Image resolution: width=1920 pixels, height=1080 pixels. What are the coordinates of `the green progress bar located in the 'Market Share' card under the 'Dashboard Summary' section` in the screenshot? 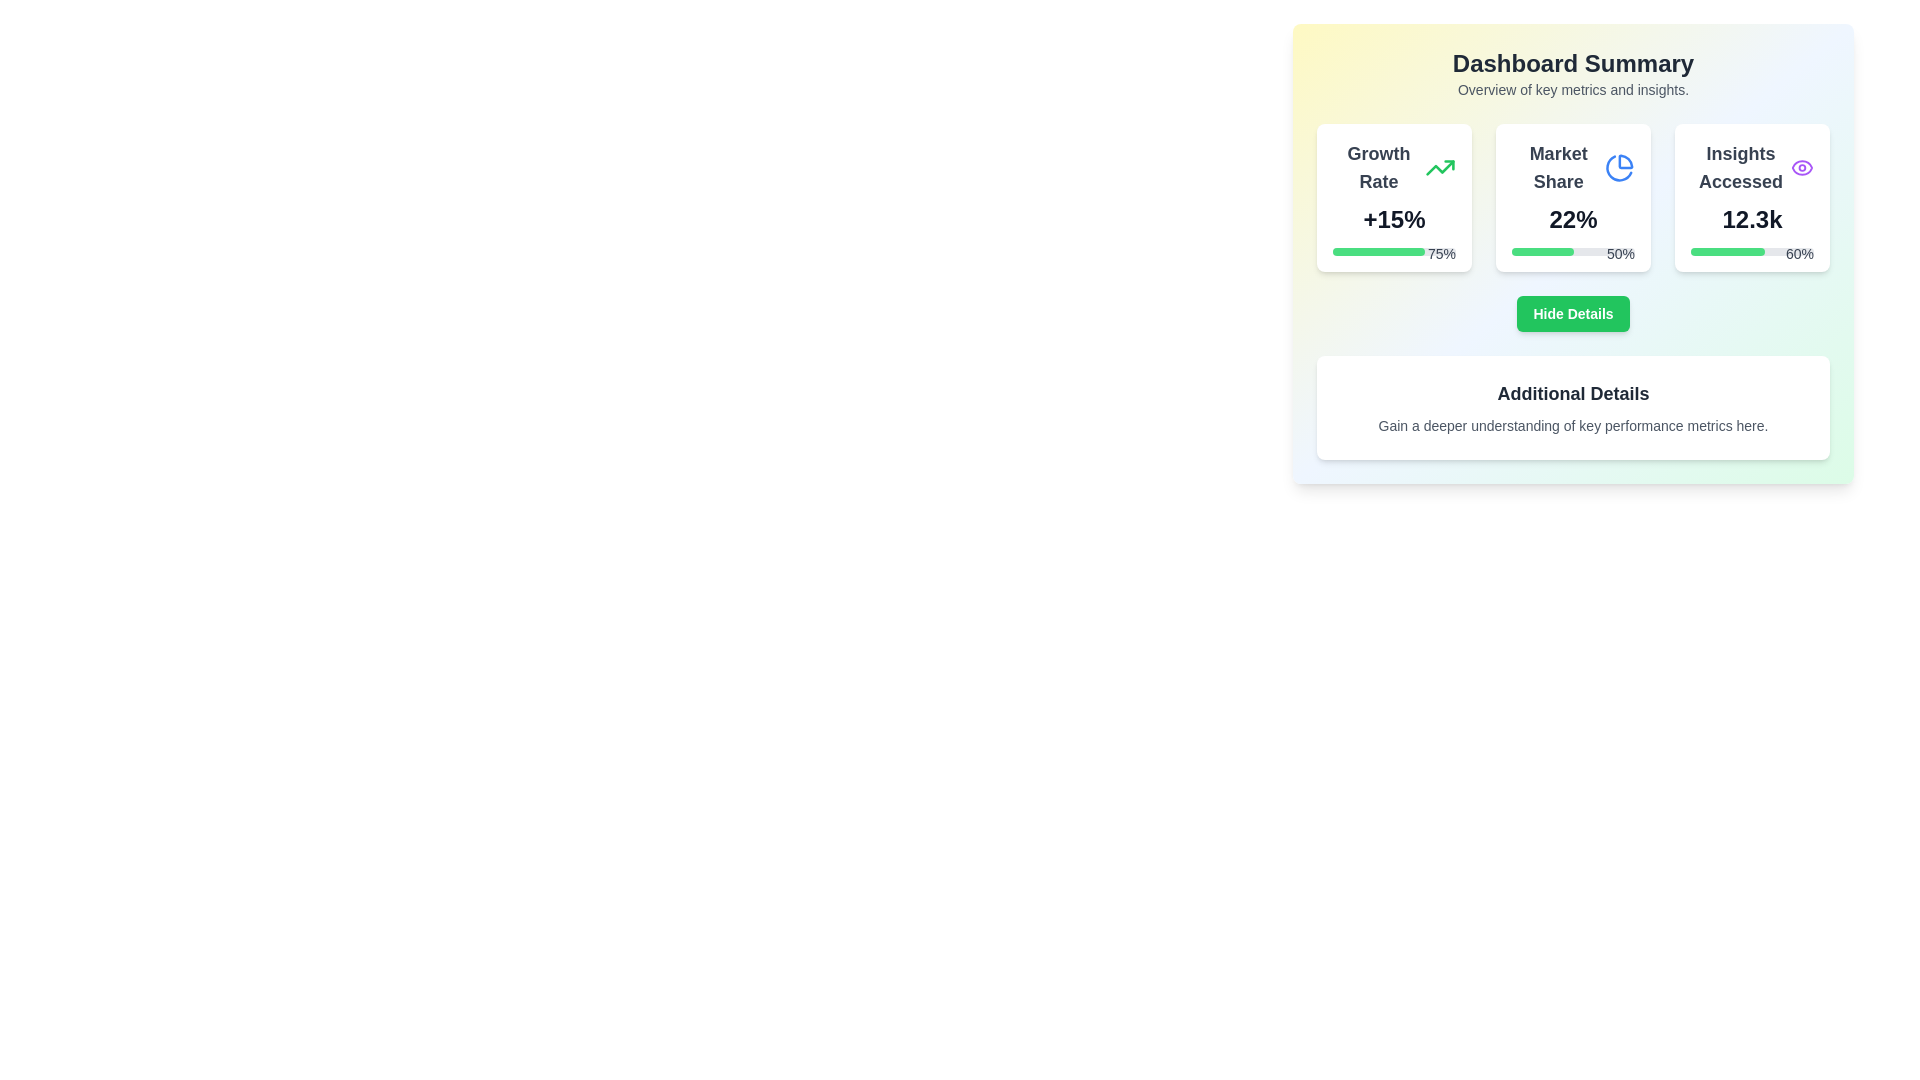 It's located at (1541, 250).